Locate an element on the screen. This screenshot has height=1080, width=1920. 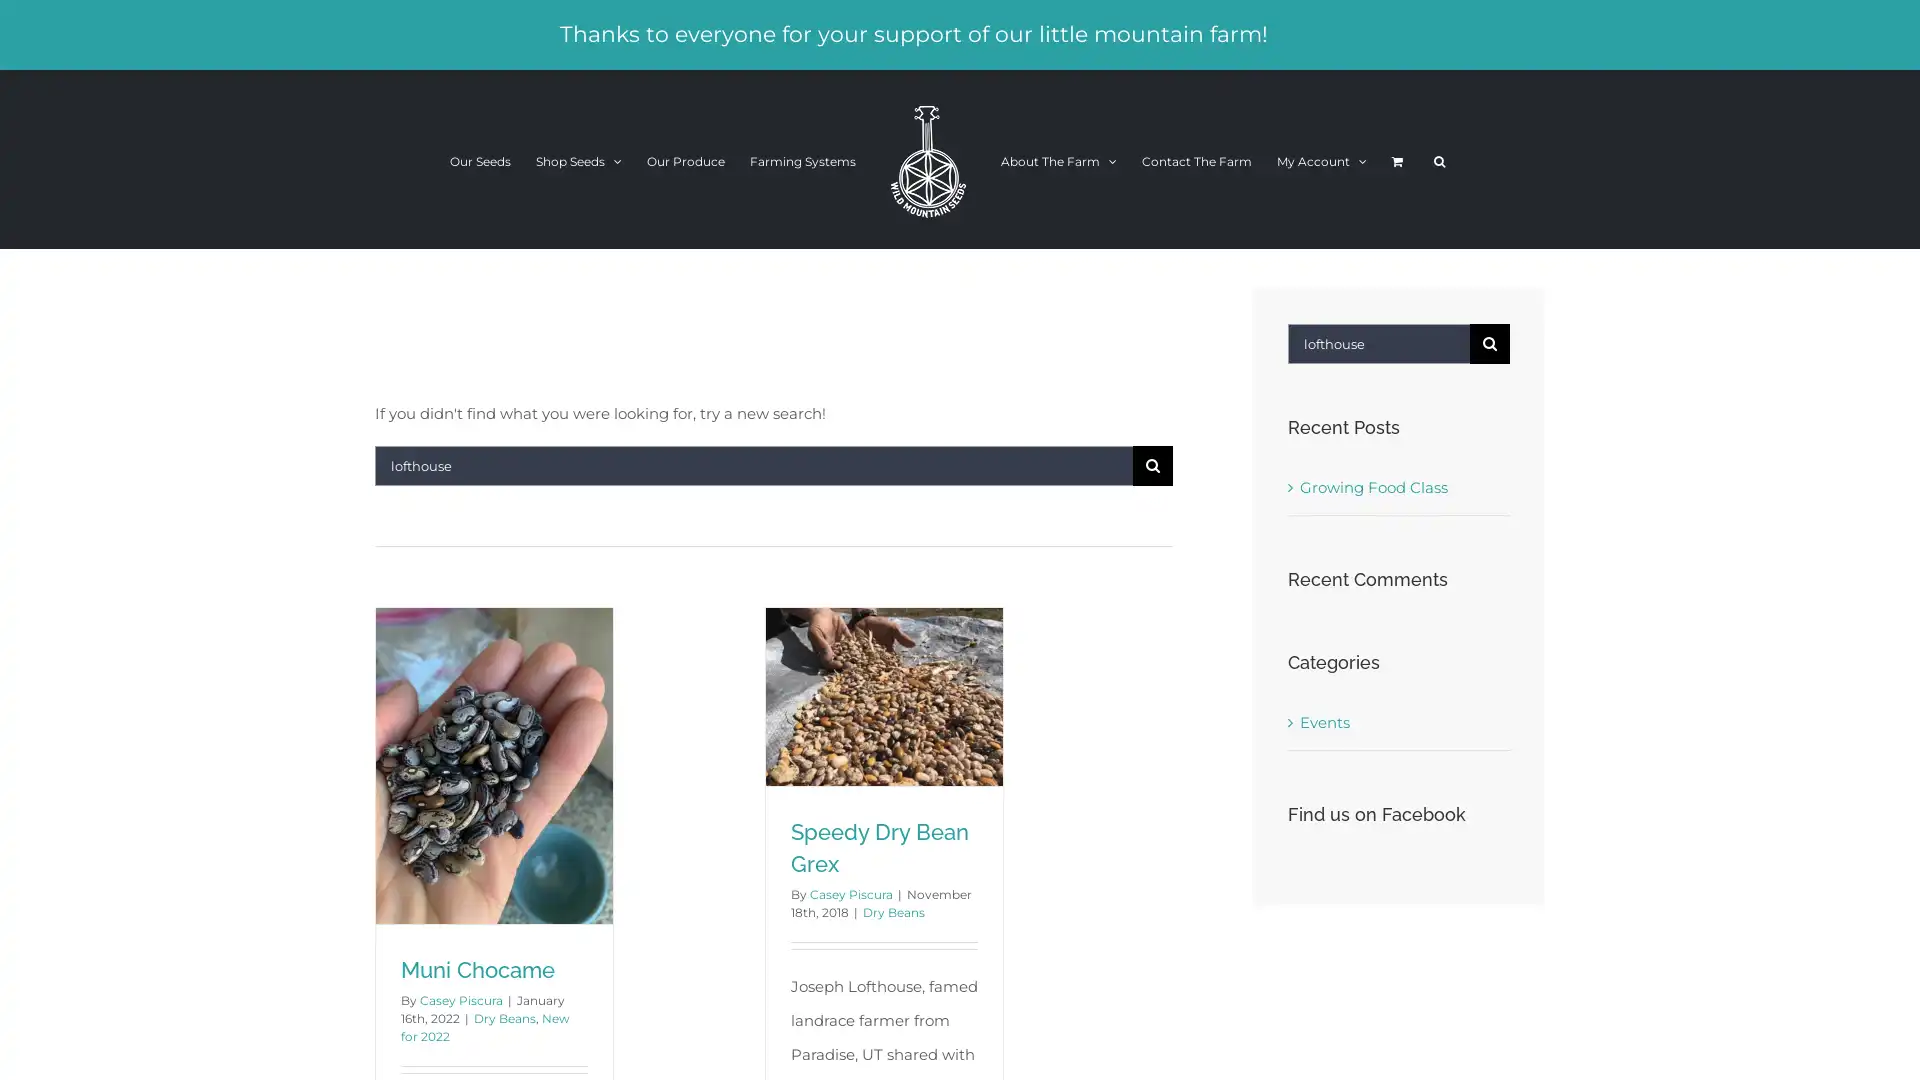
Search is located at coordinates (1488, 342).